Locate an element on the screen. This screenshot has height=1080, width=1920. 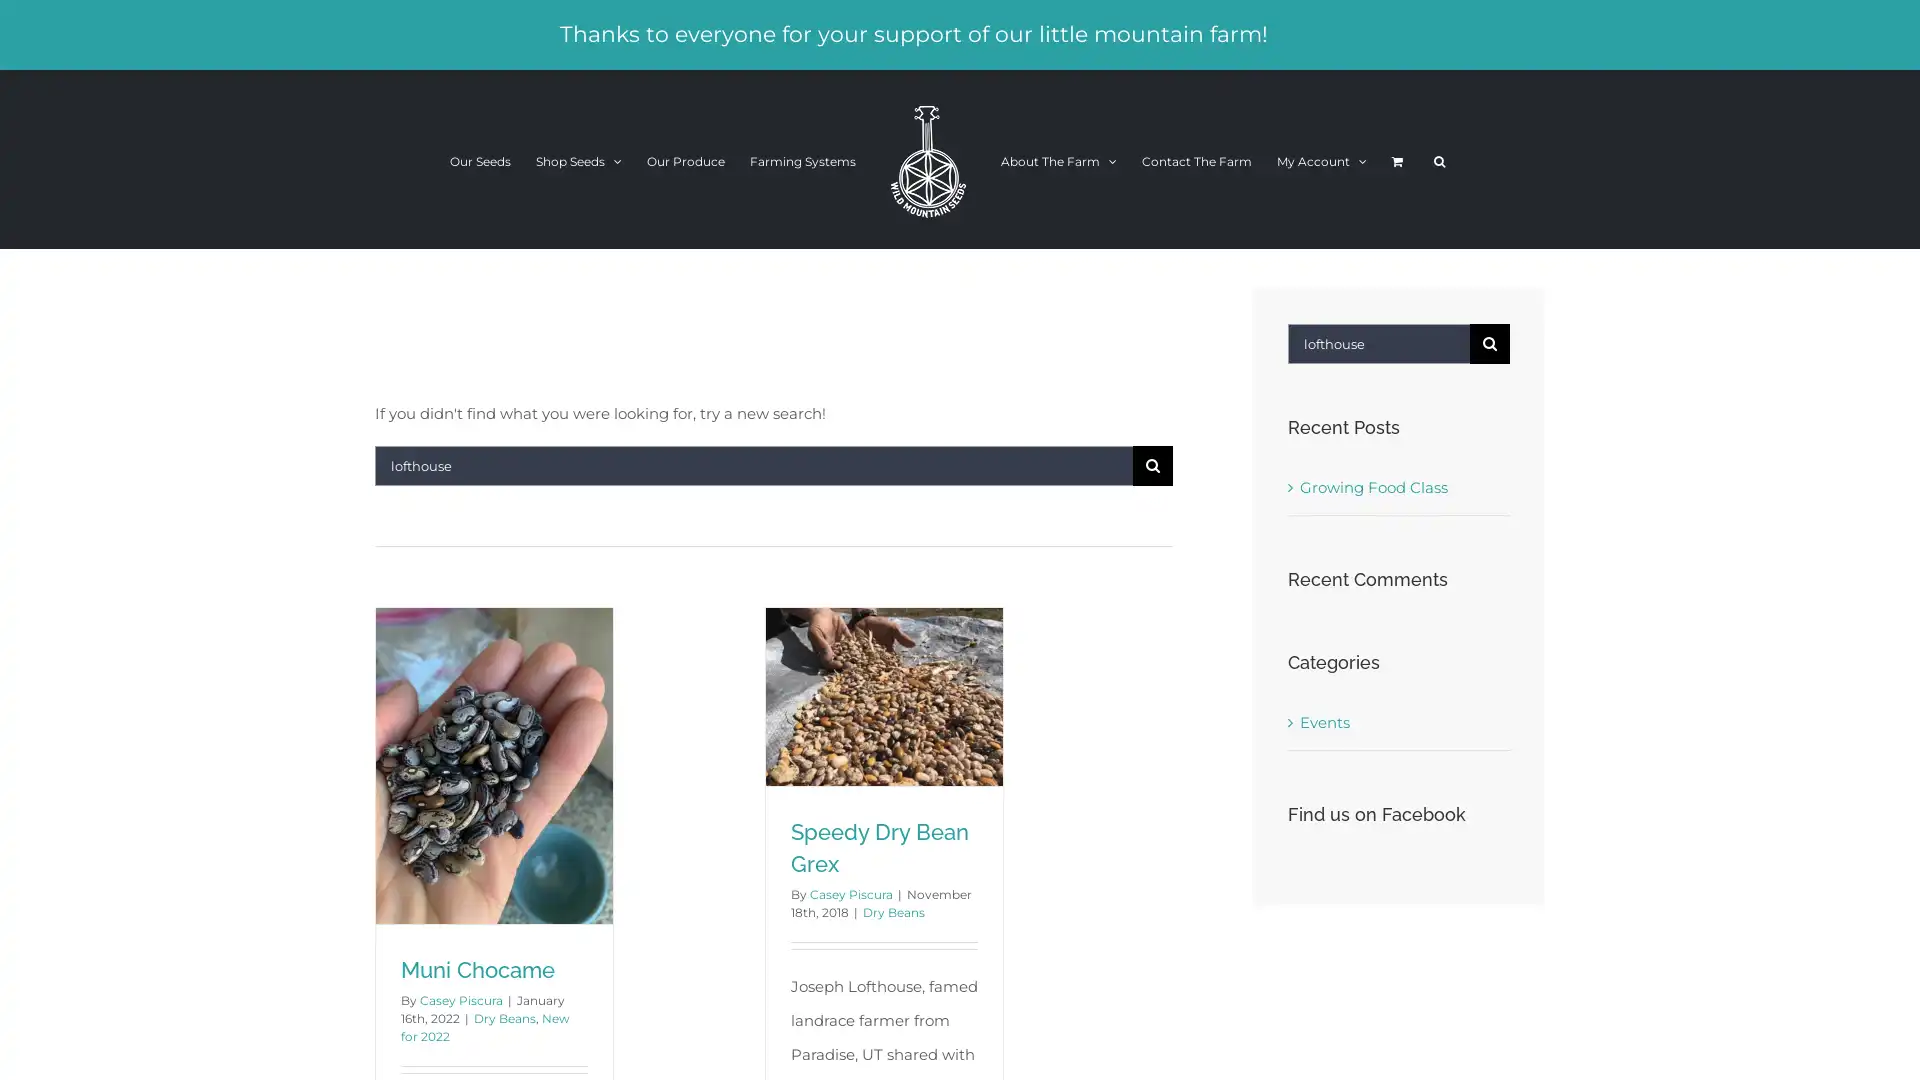
Search is located at coordinates (1488, 342).